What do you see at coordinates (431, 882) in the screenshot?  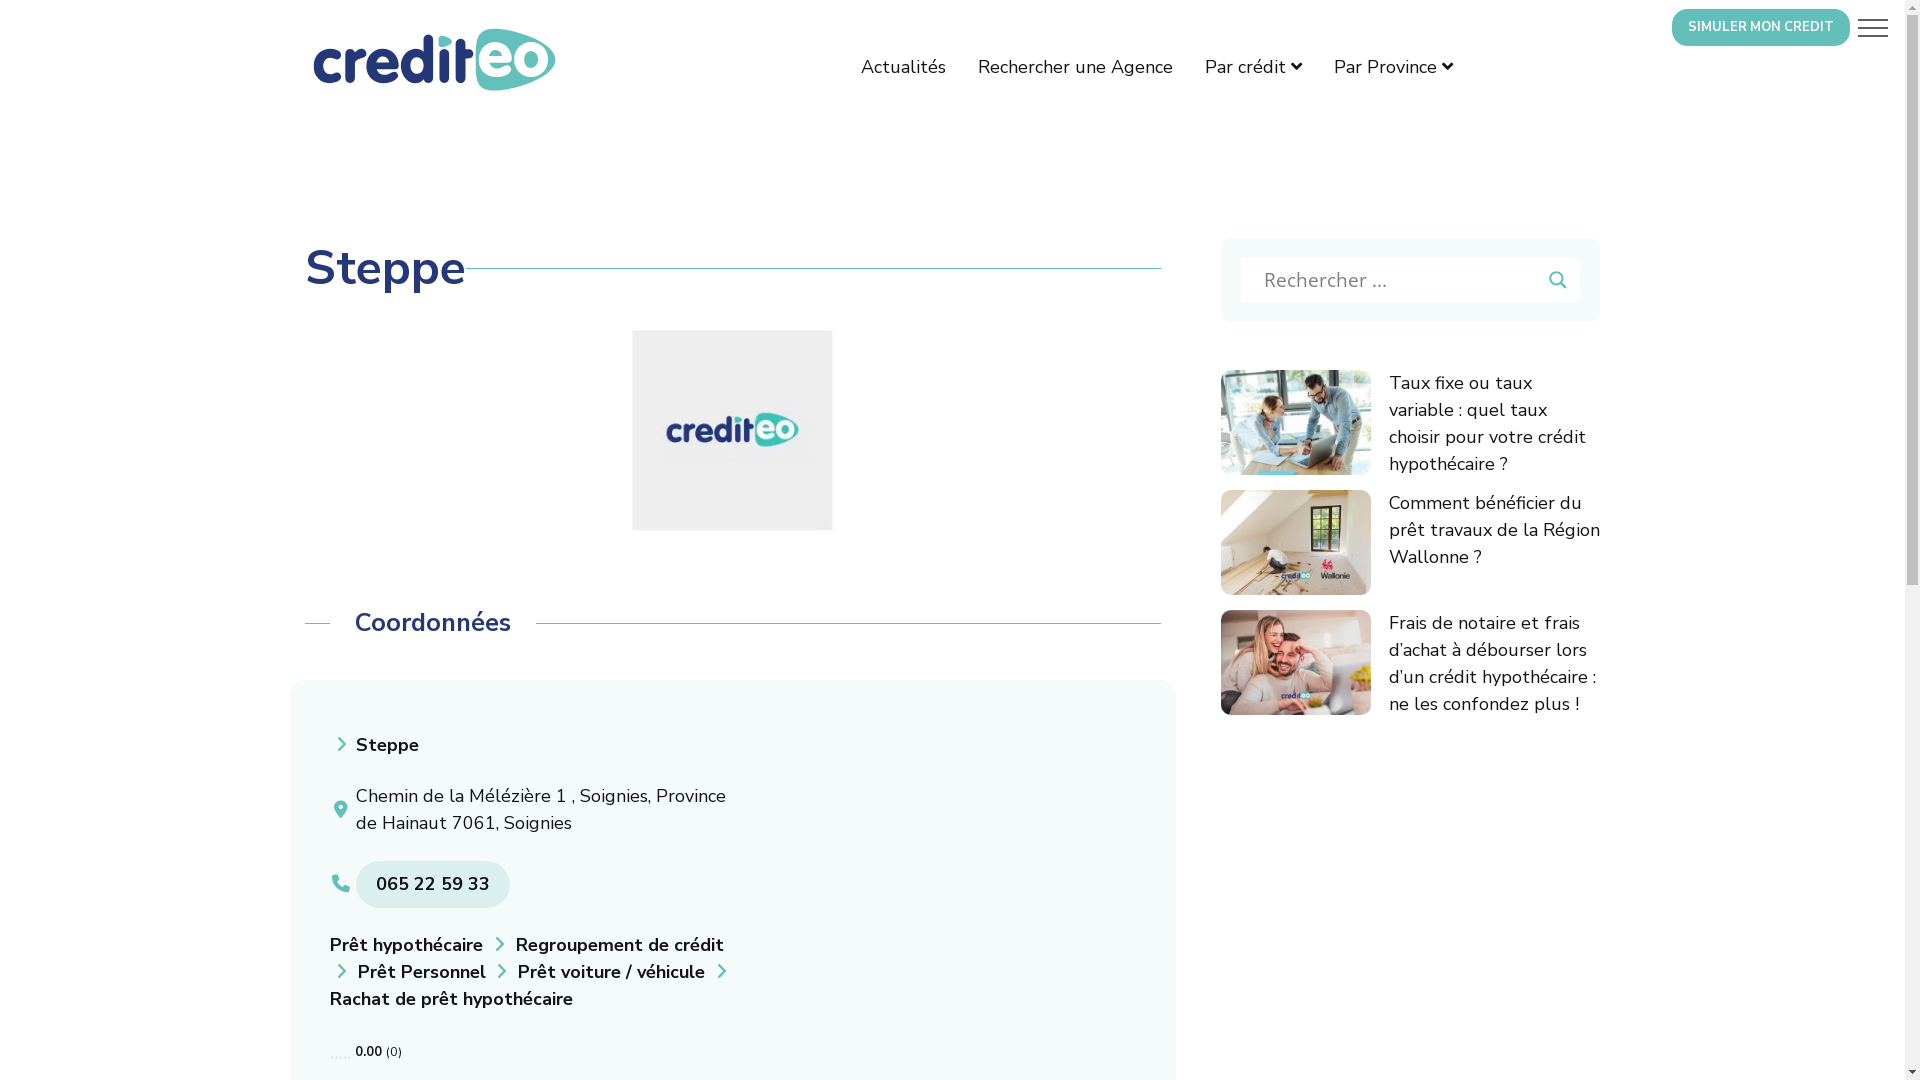 I see `'065 22 59 33'` at bounding box center [431, 882].